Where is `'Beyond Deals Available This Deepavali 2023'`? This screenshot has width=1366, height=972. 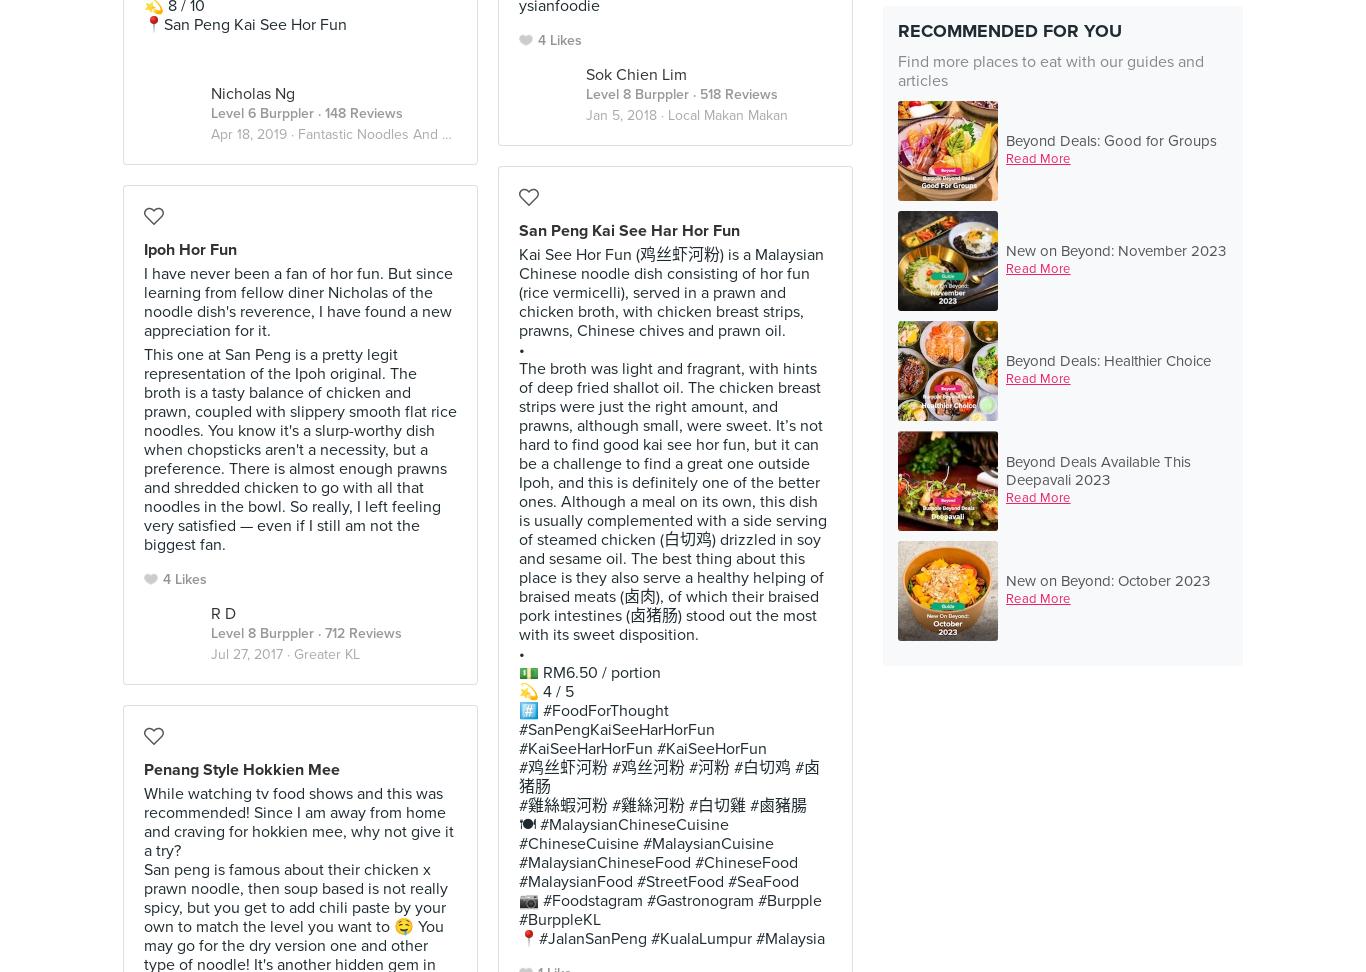 'Beyond Deals Available This Deepavali 2023' is located at coordinates (1097, 470).